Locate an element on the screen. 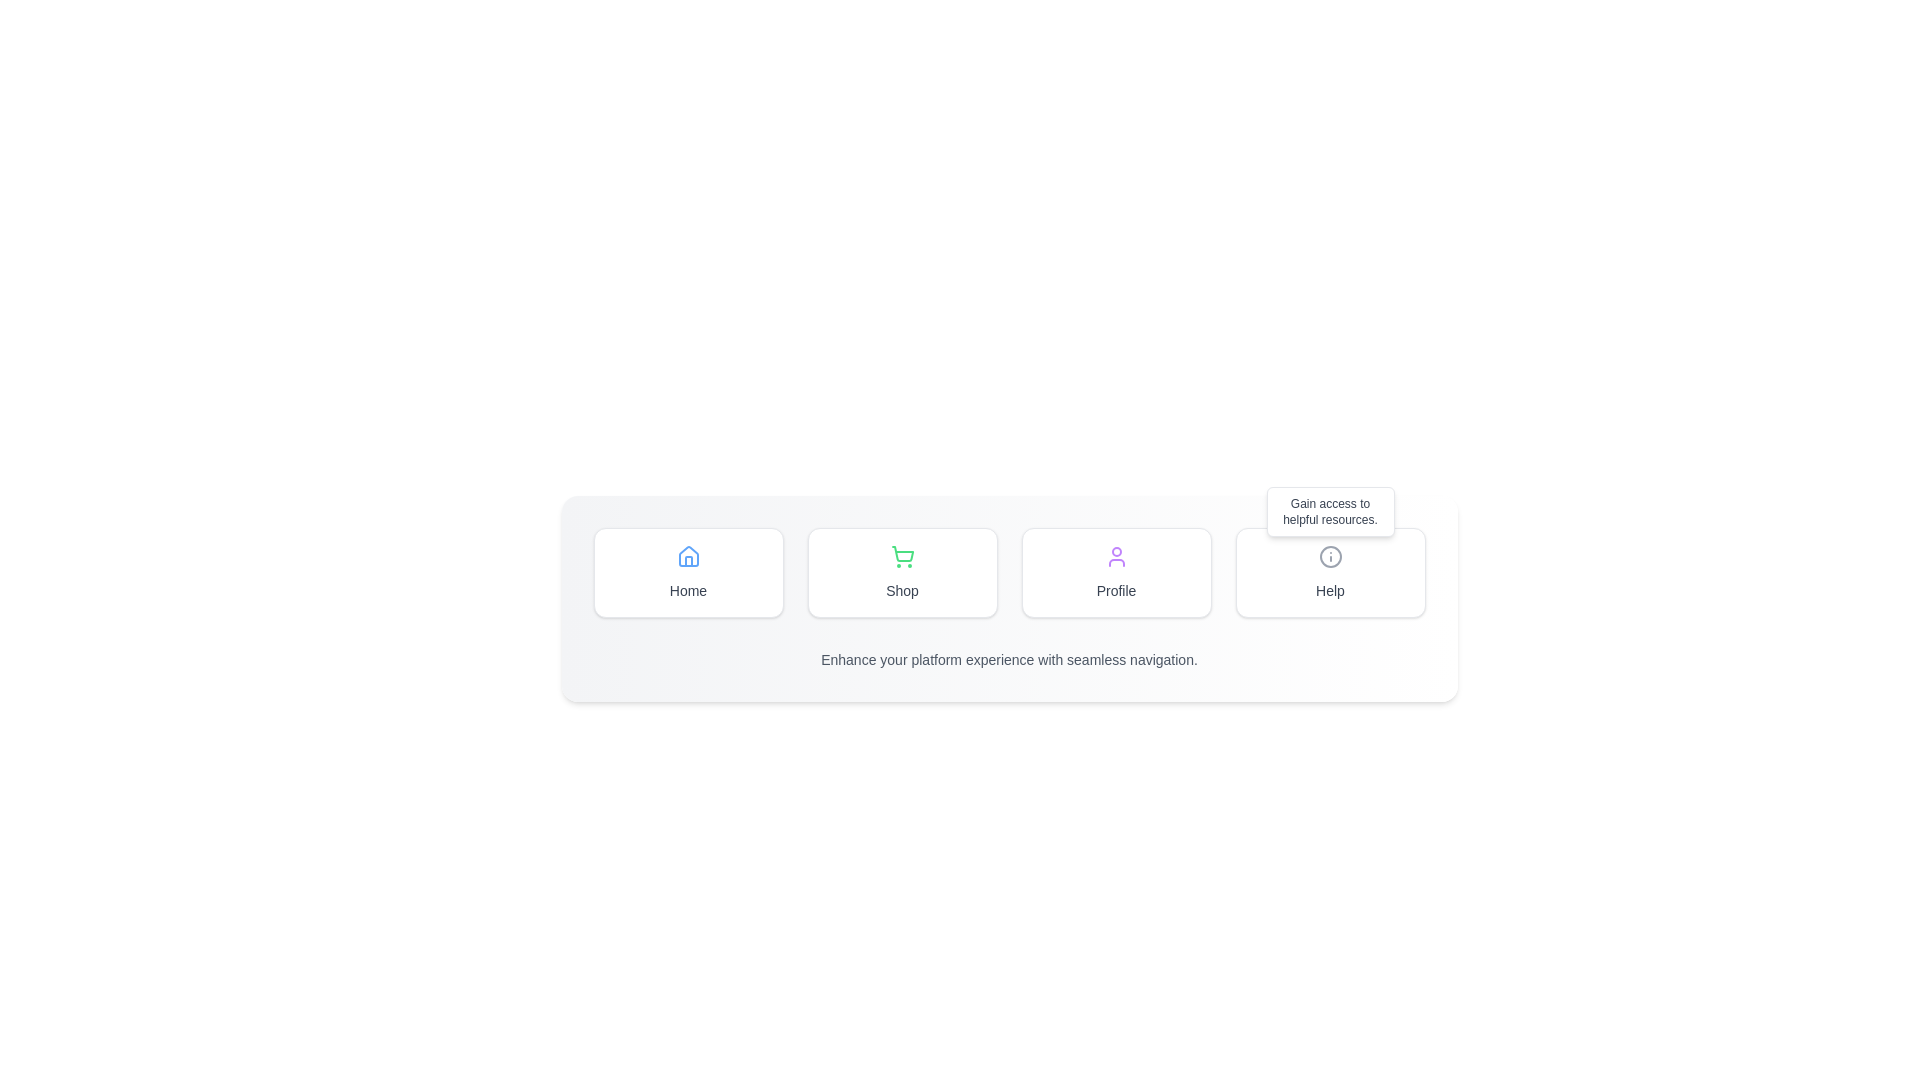 This screenshot has height=1080, width=1920. the main body of the shopping cart icon within the 'Shop' button in the navigation menu is located at coordinates (901, 554).